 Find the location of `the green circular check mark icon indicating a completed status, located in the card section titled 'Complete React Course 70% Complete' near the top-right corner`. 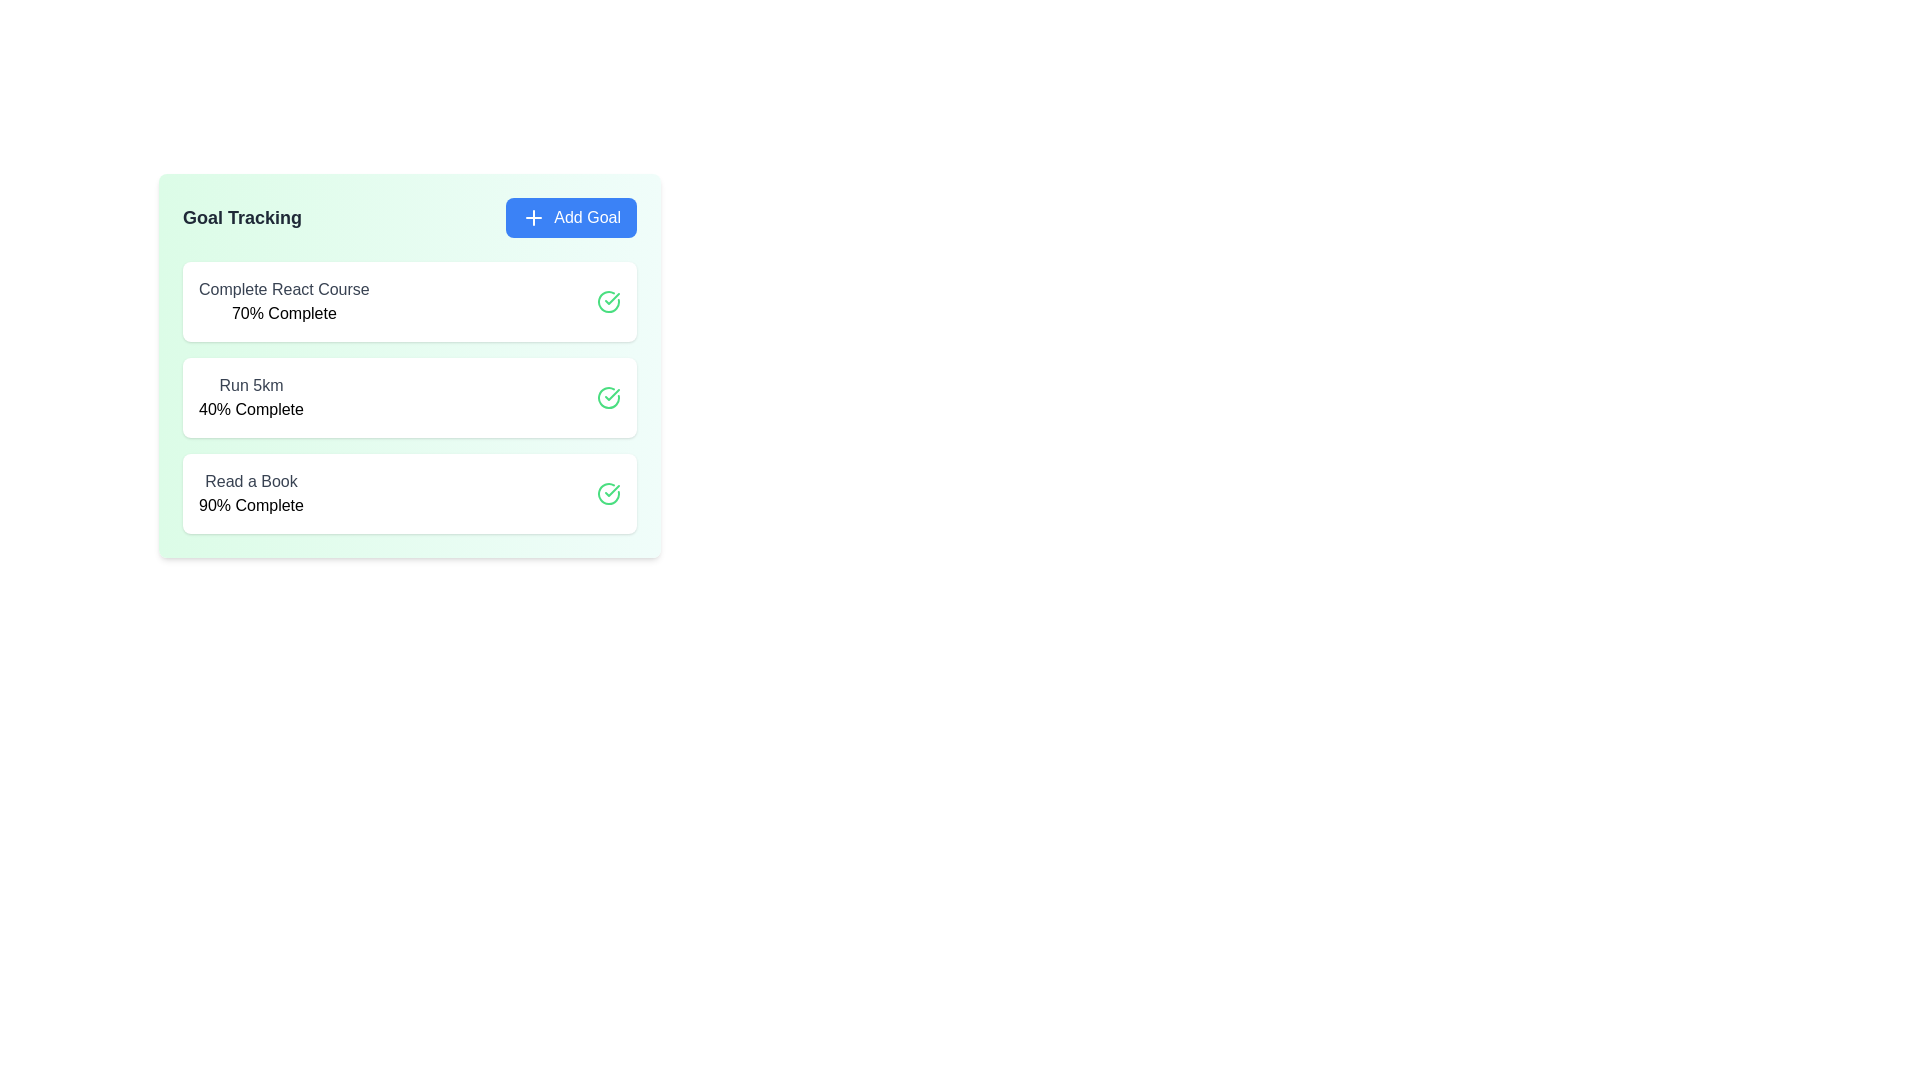

the green circular check mark icon indicating a completed status, located in the card section titled 'Complete React Course 70% Complete' near the top-right corner is located at coordinates (608, 301).